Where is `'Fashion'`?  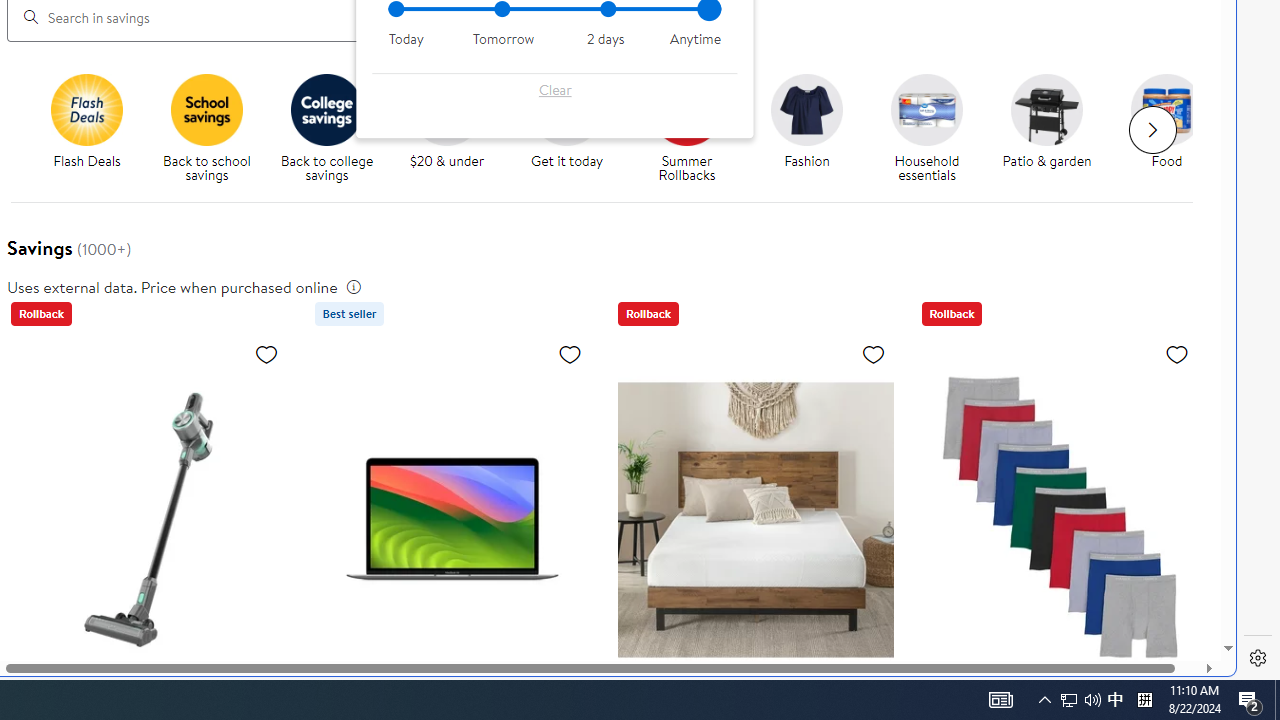
'Fashion' is located at coordinates (815, 129).